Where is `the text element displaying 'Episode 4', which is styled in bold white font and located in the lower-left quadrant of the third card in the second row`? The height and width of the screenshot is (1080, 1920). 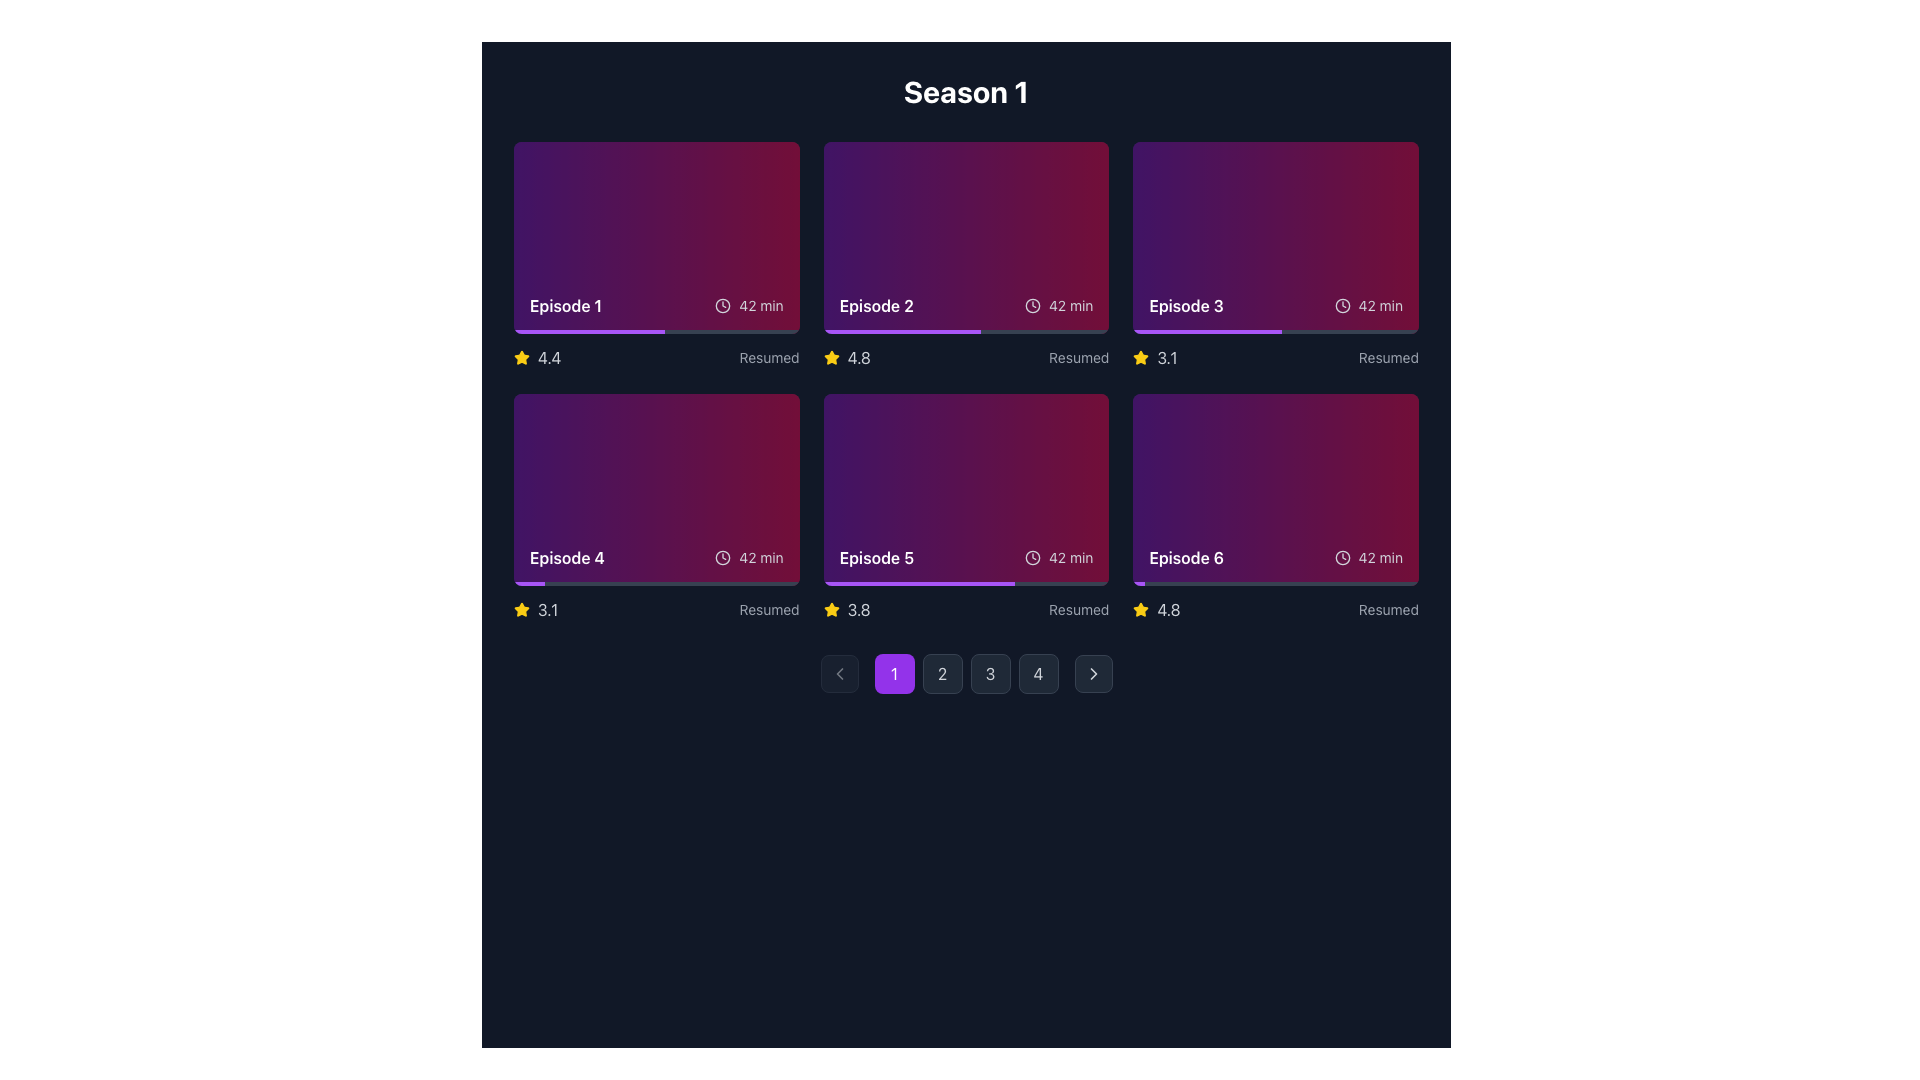
the text element displaying 'Episode 4', which is styled in bold white font and located in the lower-left quadrant of the third card in the second row is located at coordinates (566, 558).